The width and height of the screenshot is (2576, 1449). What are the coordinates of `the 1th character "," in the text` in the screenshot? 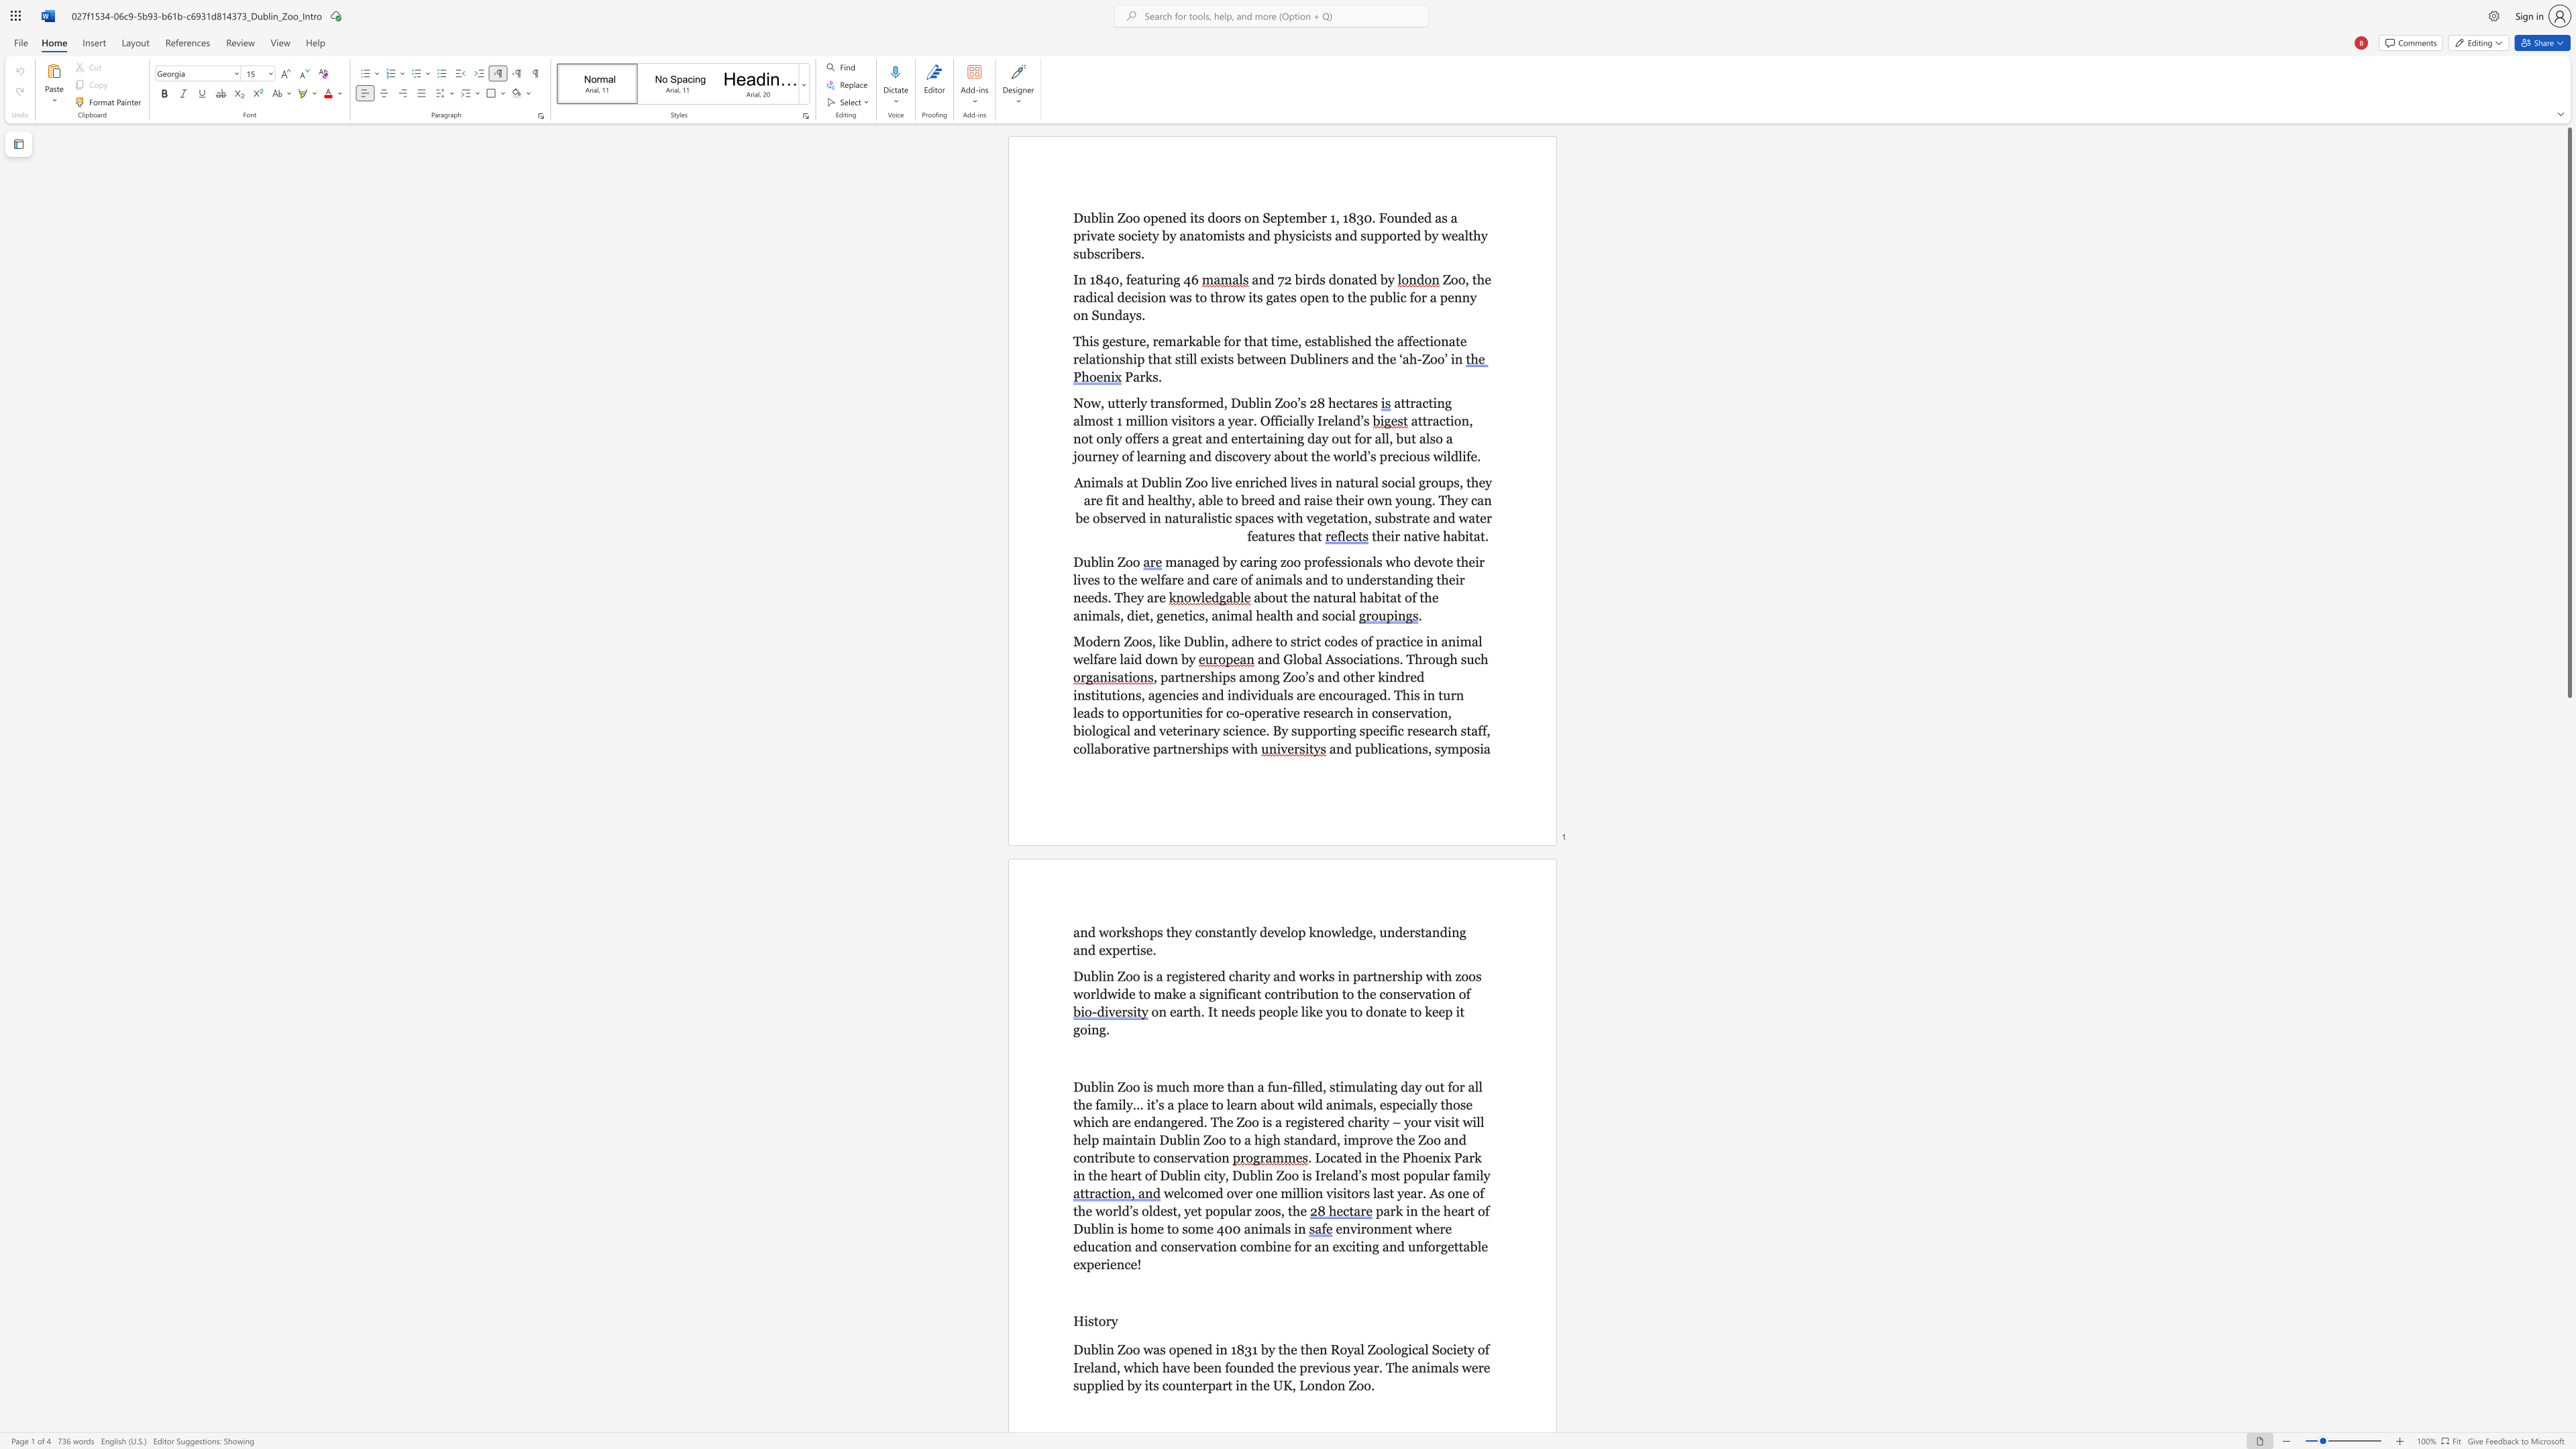 It's located at (1120, 278).